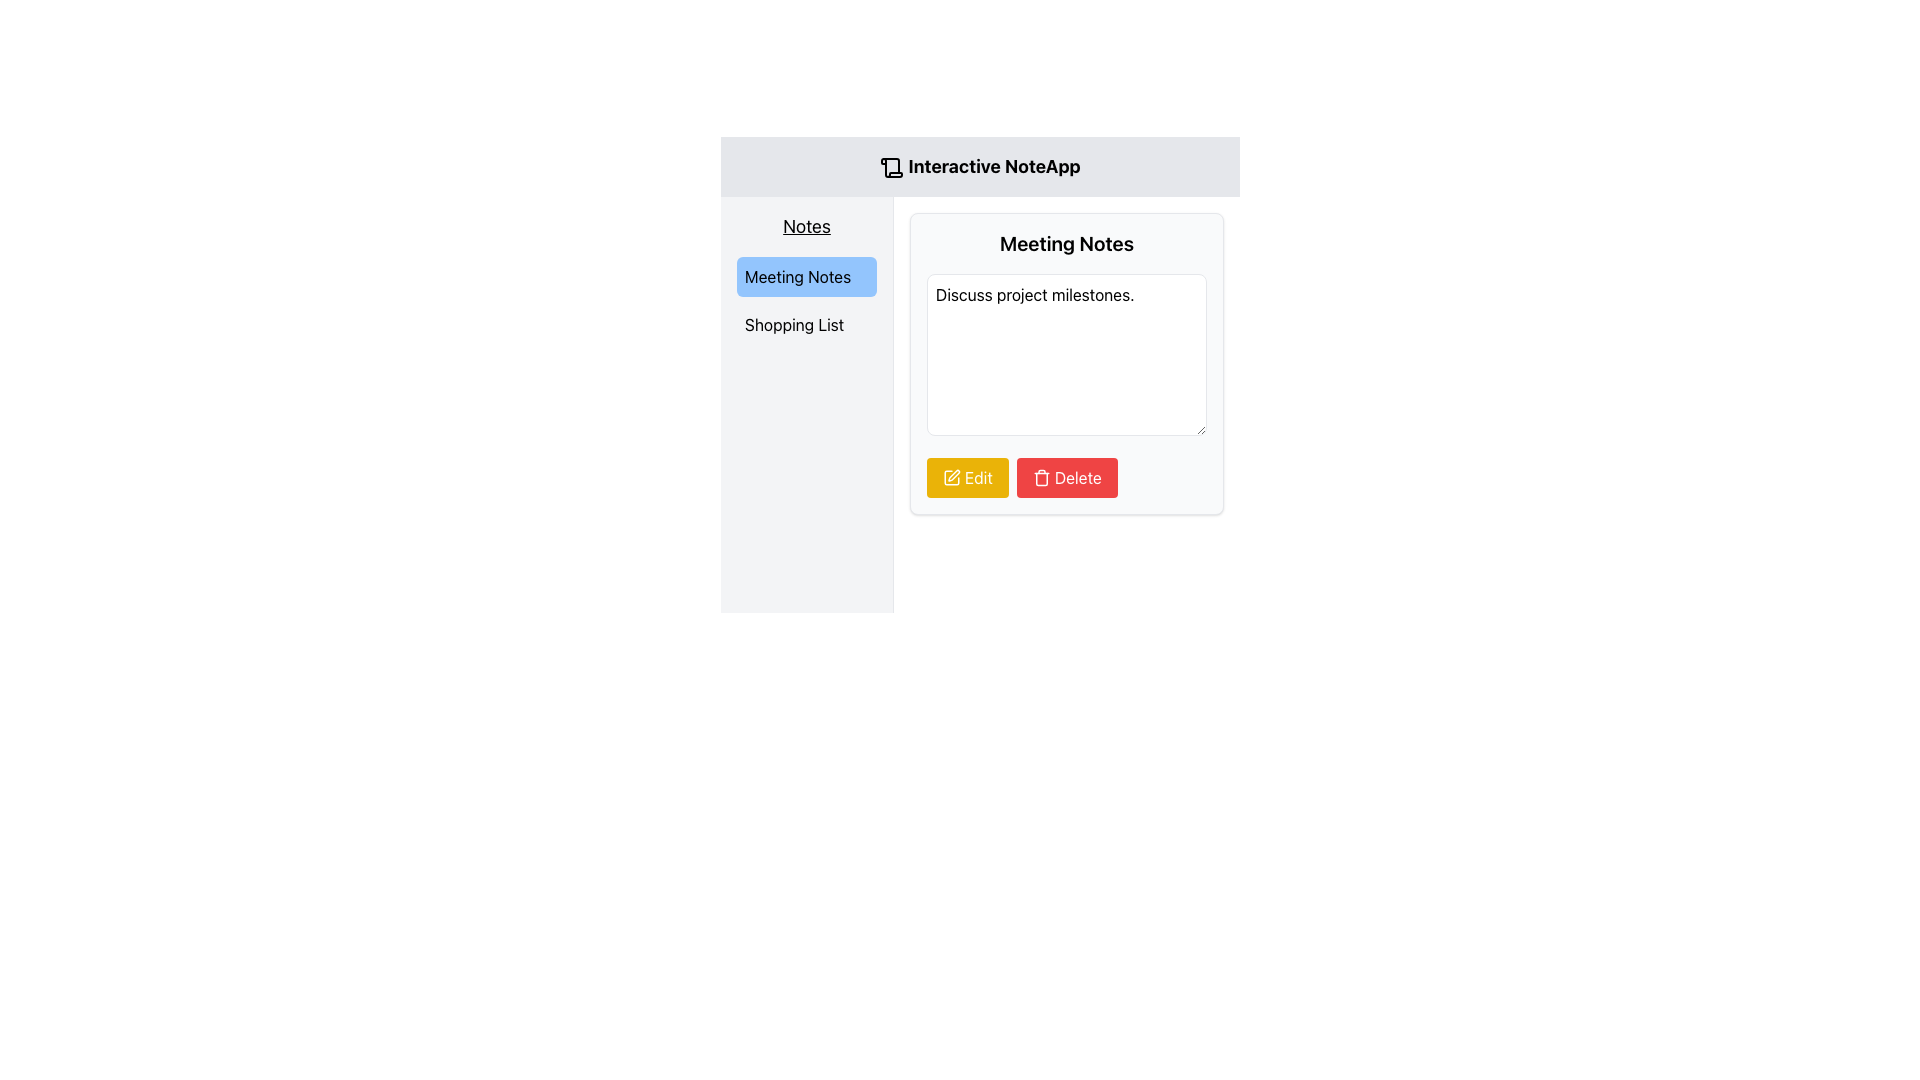 Image resolution: width=1920 pixels, height=1080 pixels. Describe the element at coordinates (950, 478) in the screenshot. I see `the icon inside the yellow 'Edit' button located beneath the 'Meeting Notes' textbox` at that location.